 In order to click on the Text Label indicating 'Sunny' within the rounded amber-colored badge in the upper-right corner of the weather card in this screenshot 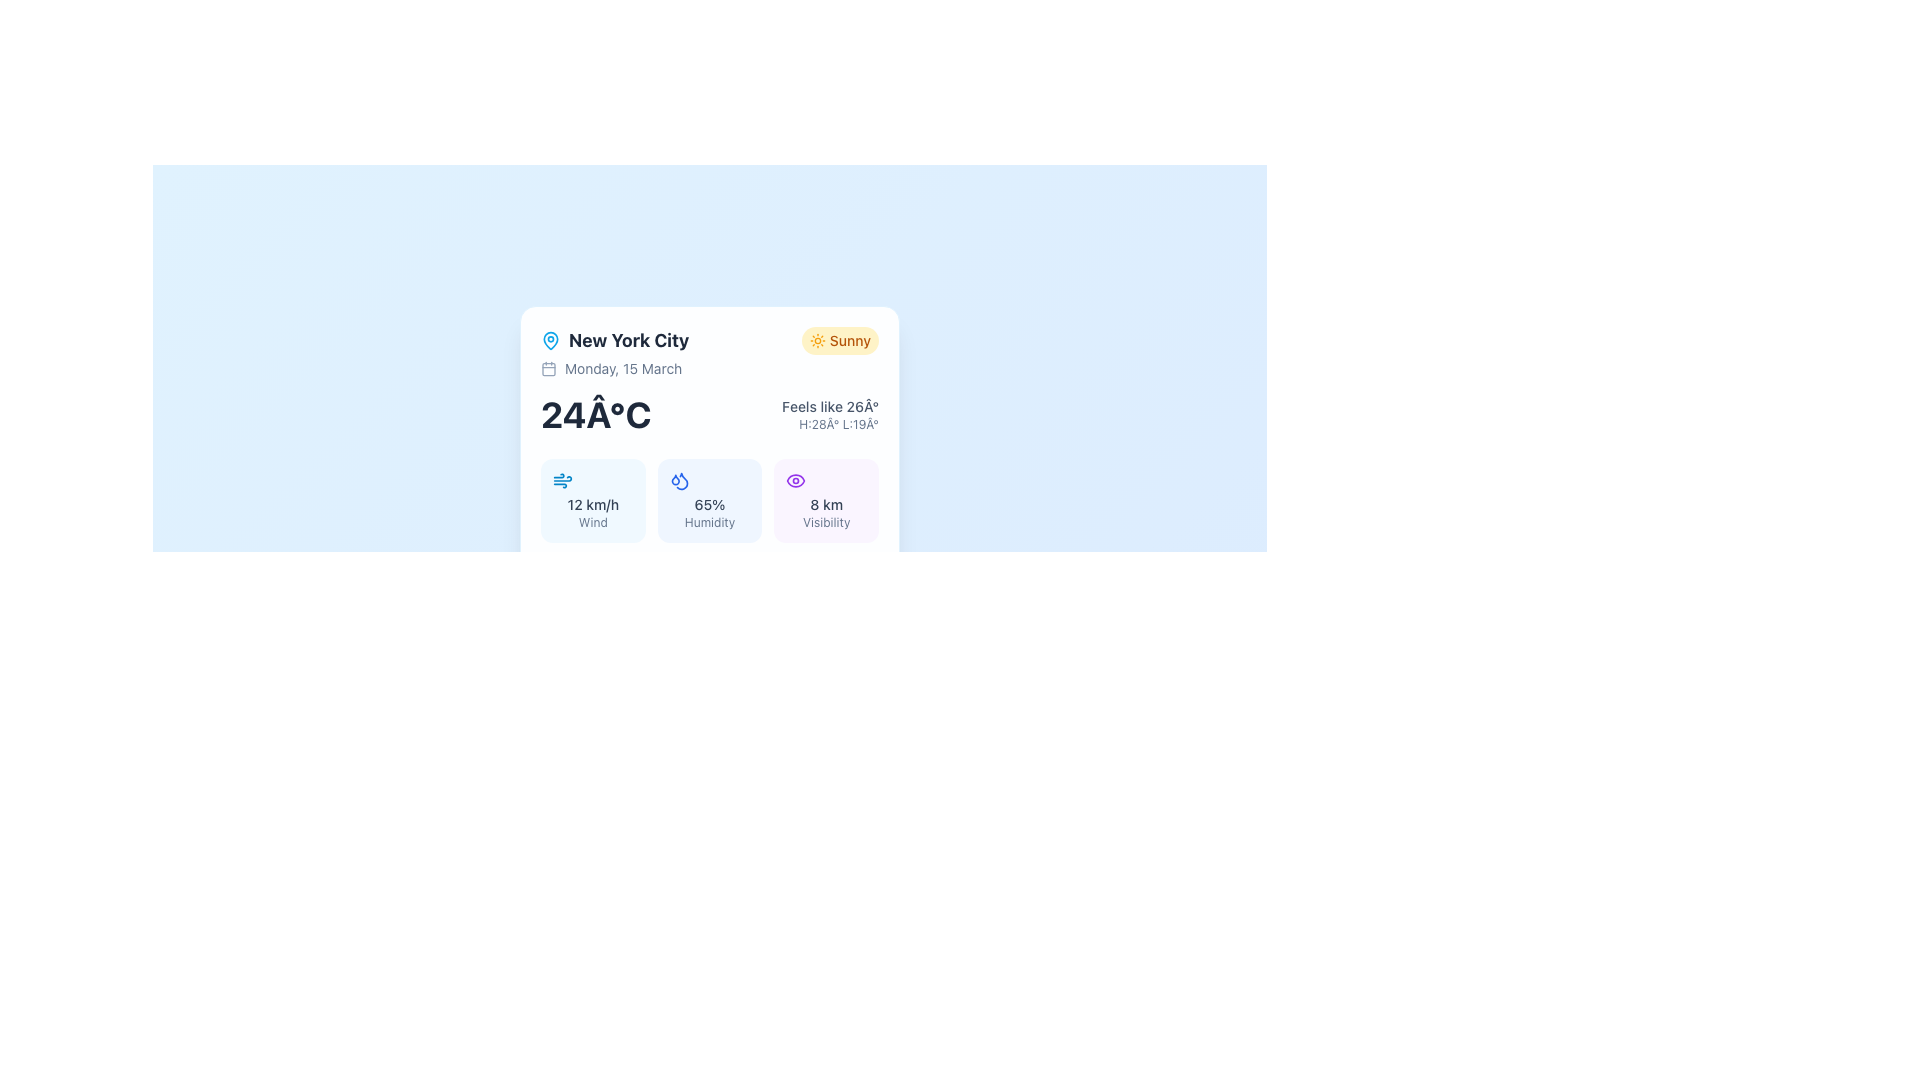, I will do `click(850, 339)`.